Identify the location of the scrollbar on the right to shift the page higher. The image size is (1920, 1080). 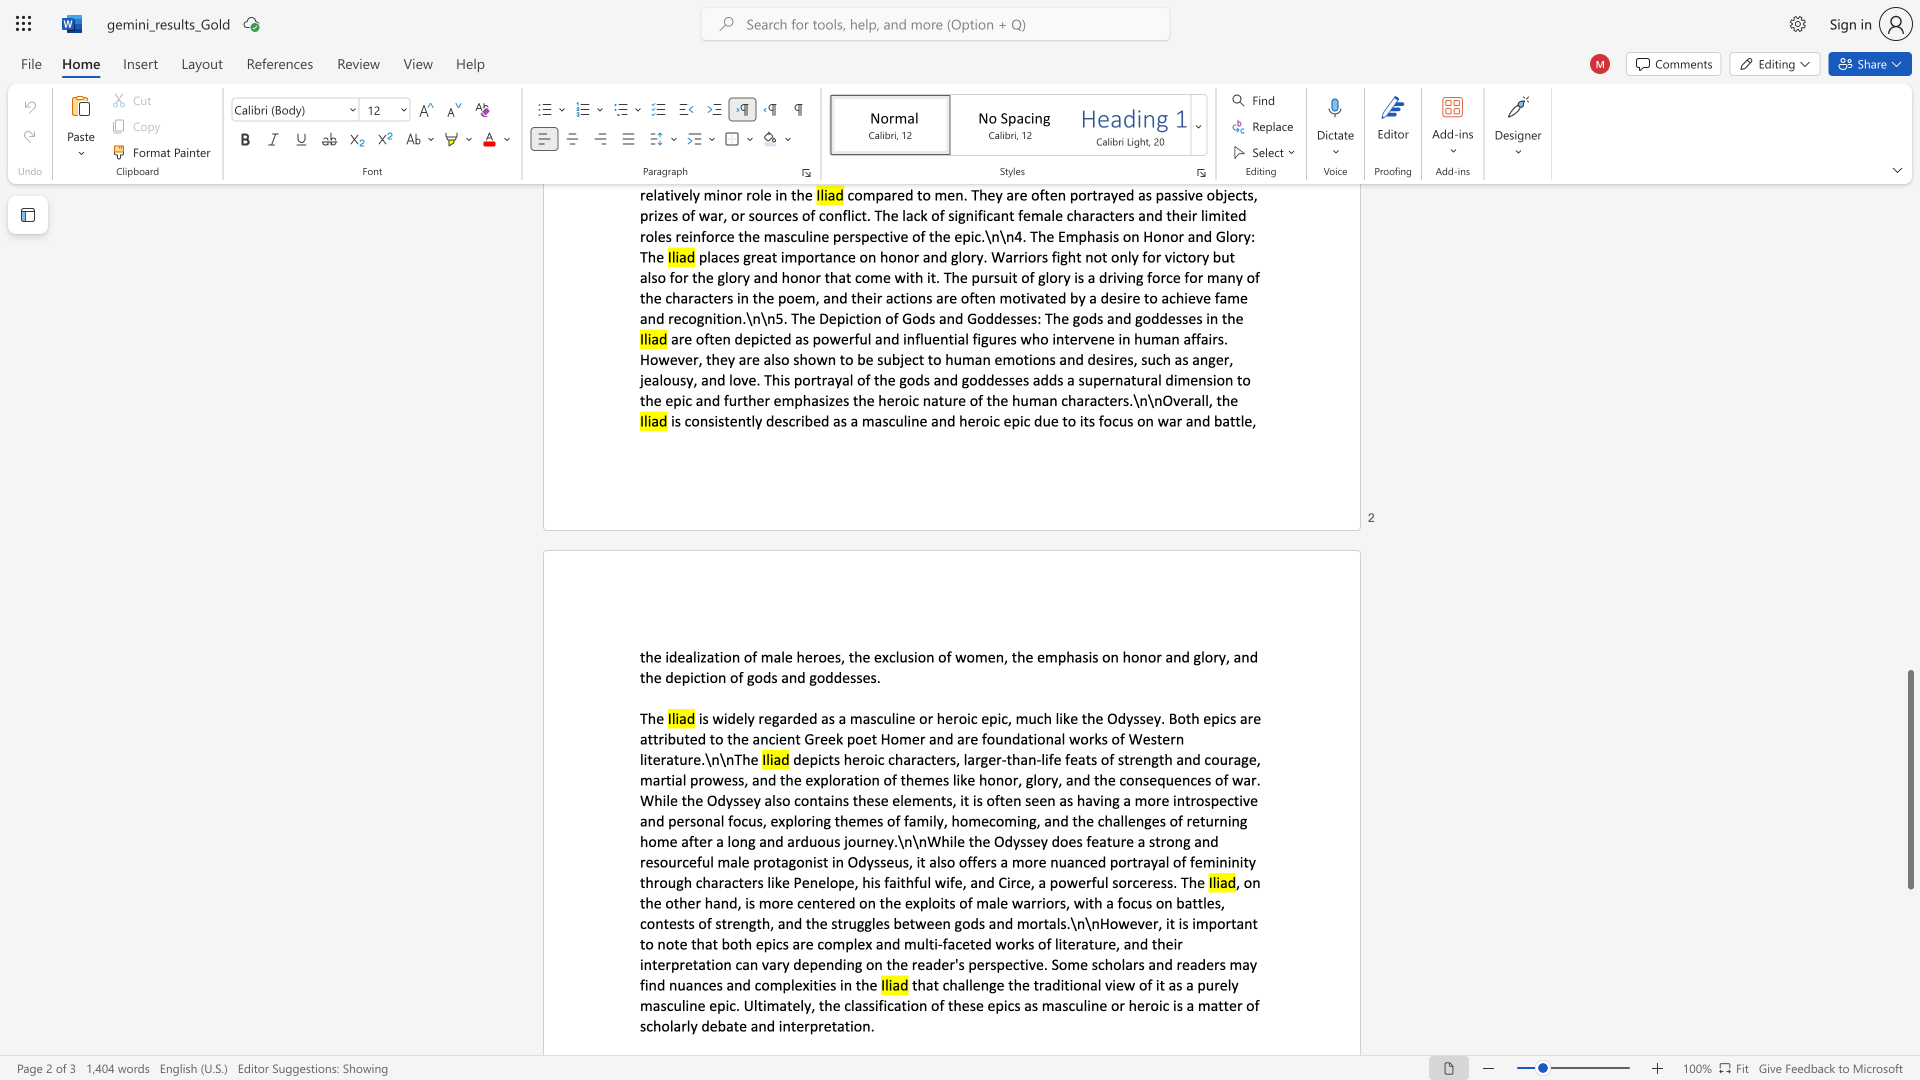
(1909, 608).